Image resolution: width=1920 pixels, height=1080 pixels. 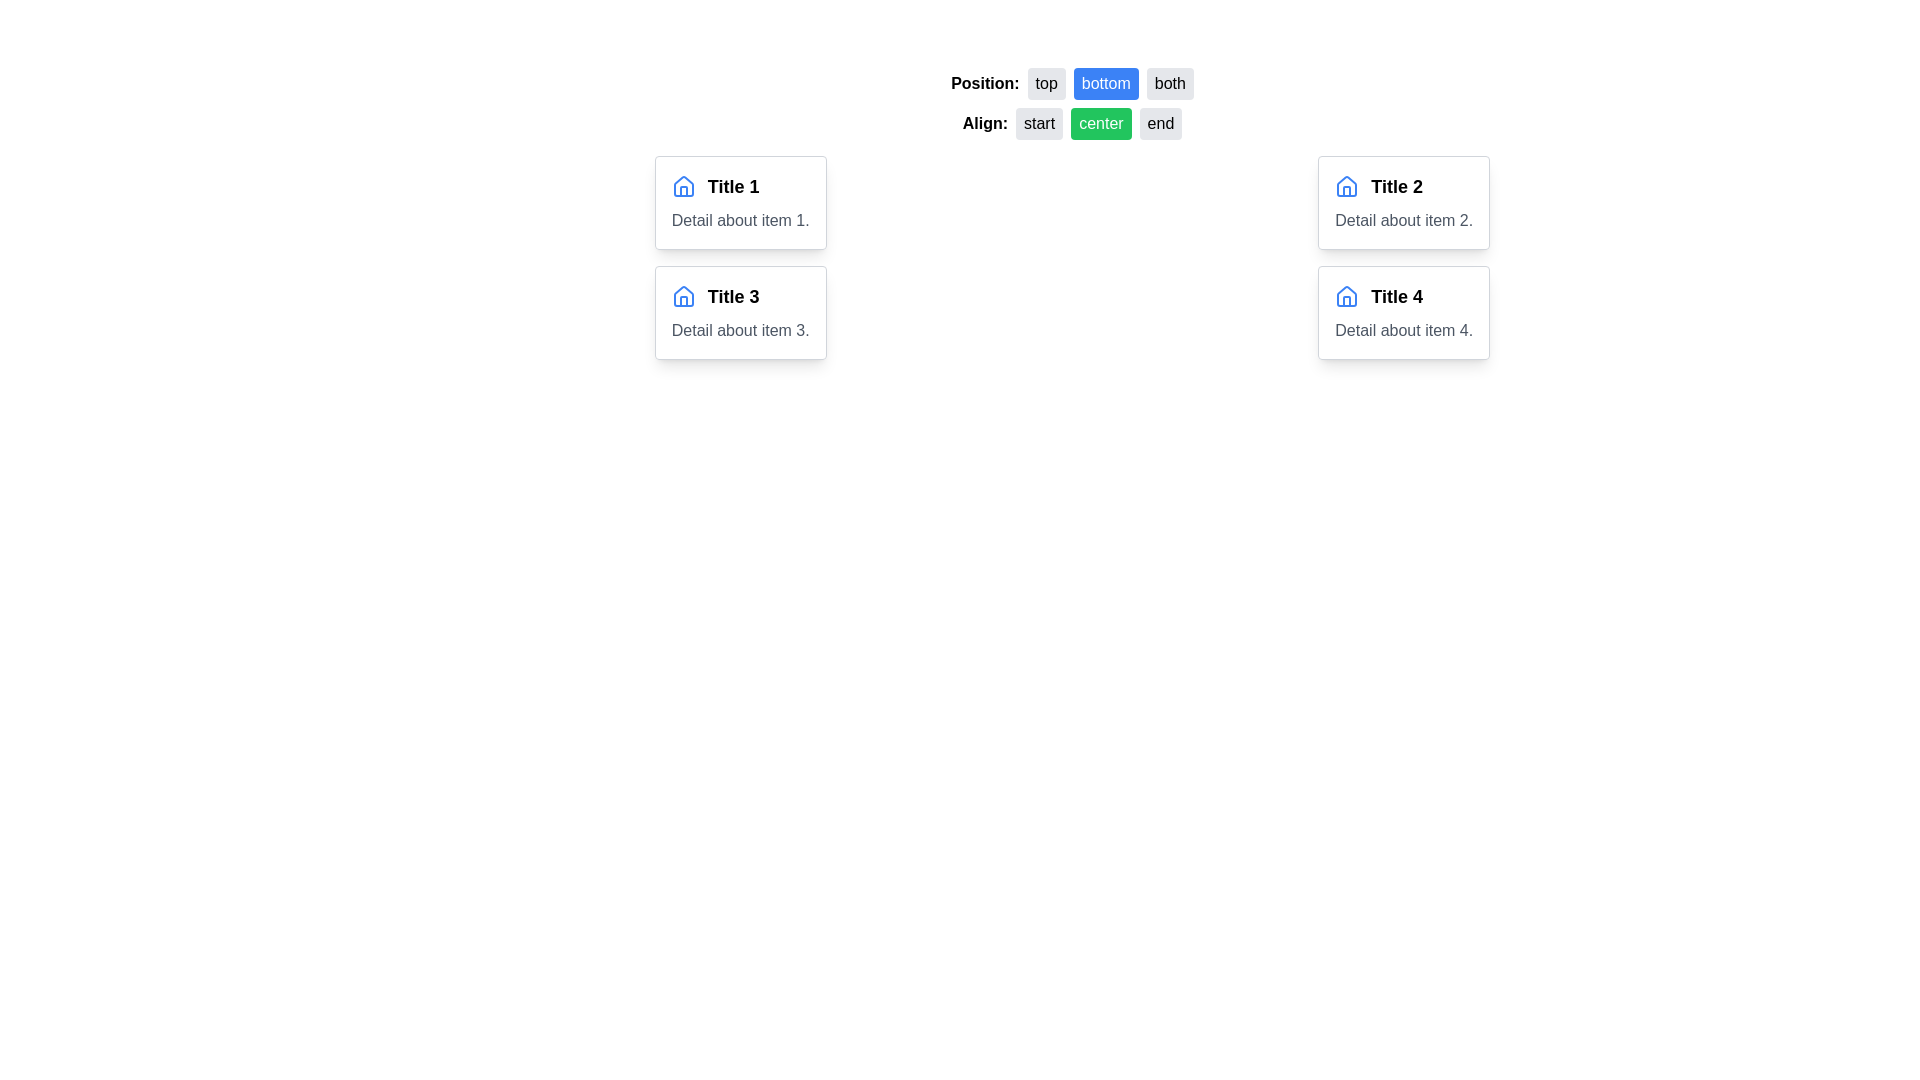 What do you see at coordinates (1039, 123) in the screenshot?
I see `the 'start' button located in the 'Align:' row` at bounding box center [1039, 123].